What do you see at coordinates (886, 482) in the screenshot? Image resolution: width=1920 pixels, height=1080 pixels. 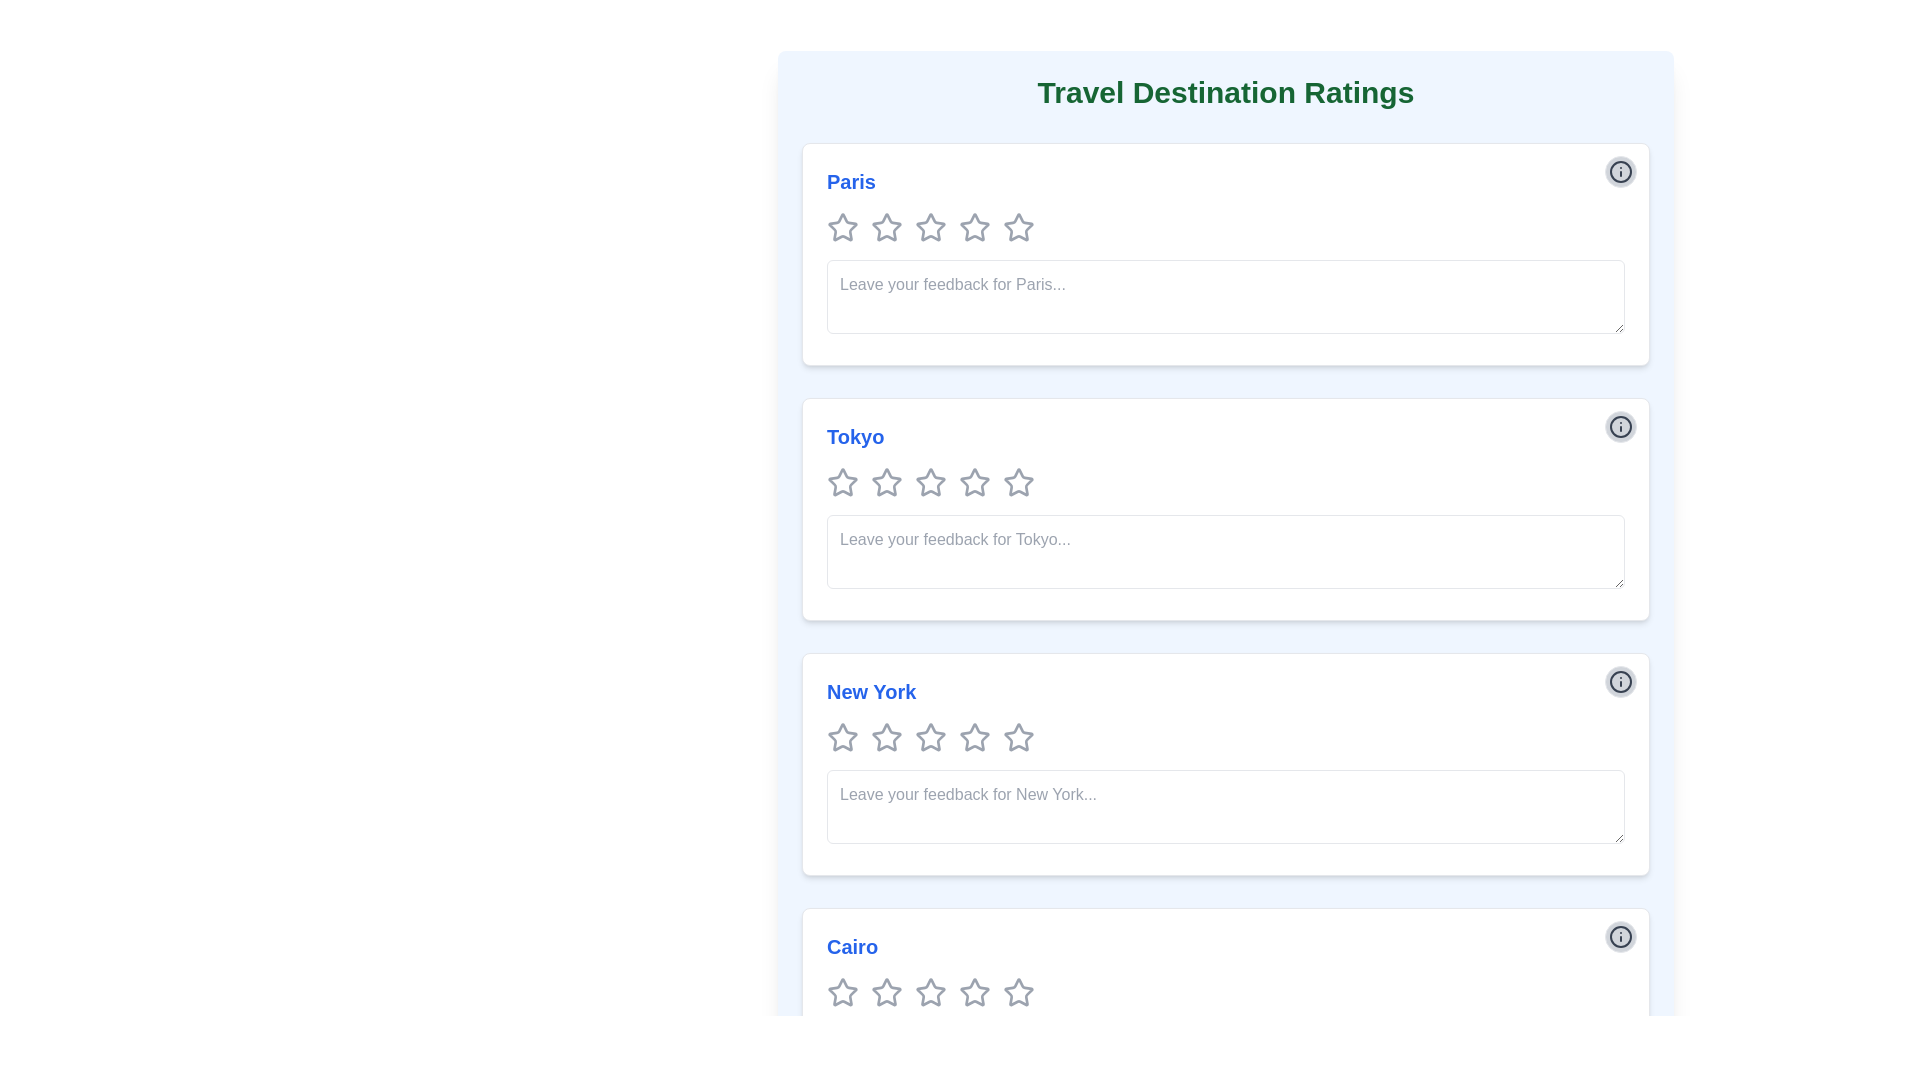 I see `the second star in the 'Tokyo' rating block to indicate a potential rating` at bounding box center [886, 482].